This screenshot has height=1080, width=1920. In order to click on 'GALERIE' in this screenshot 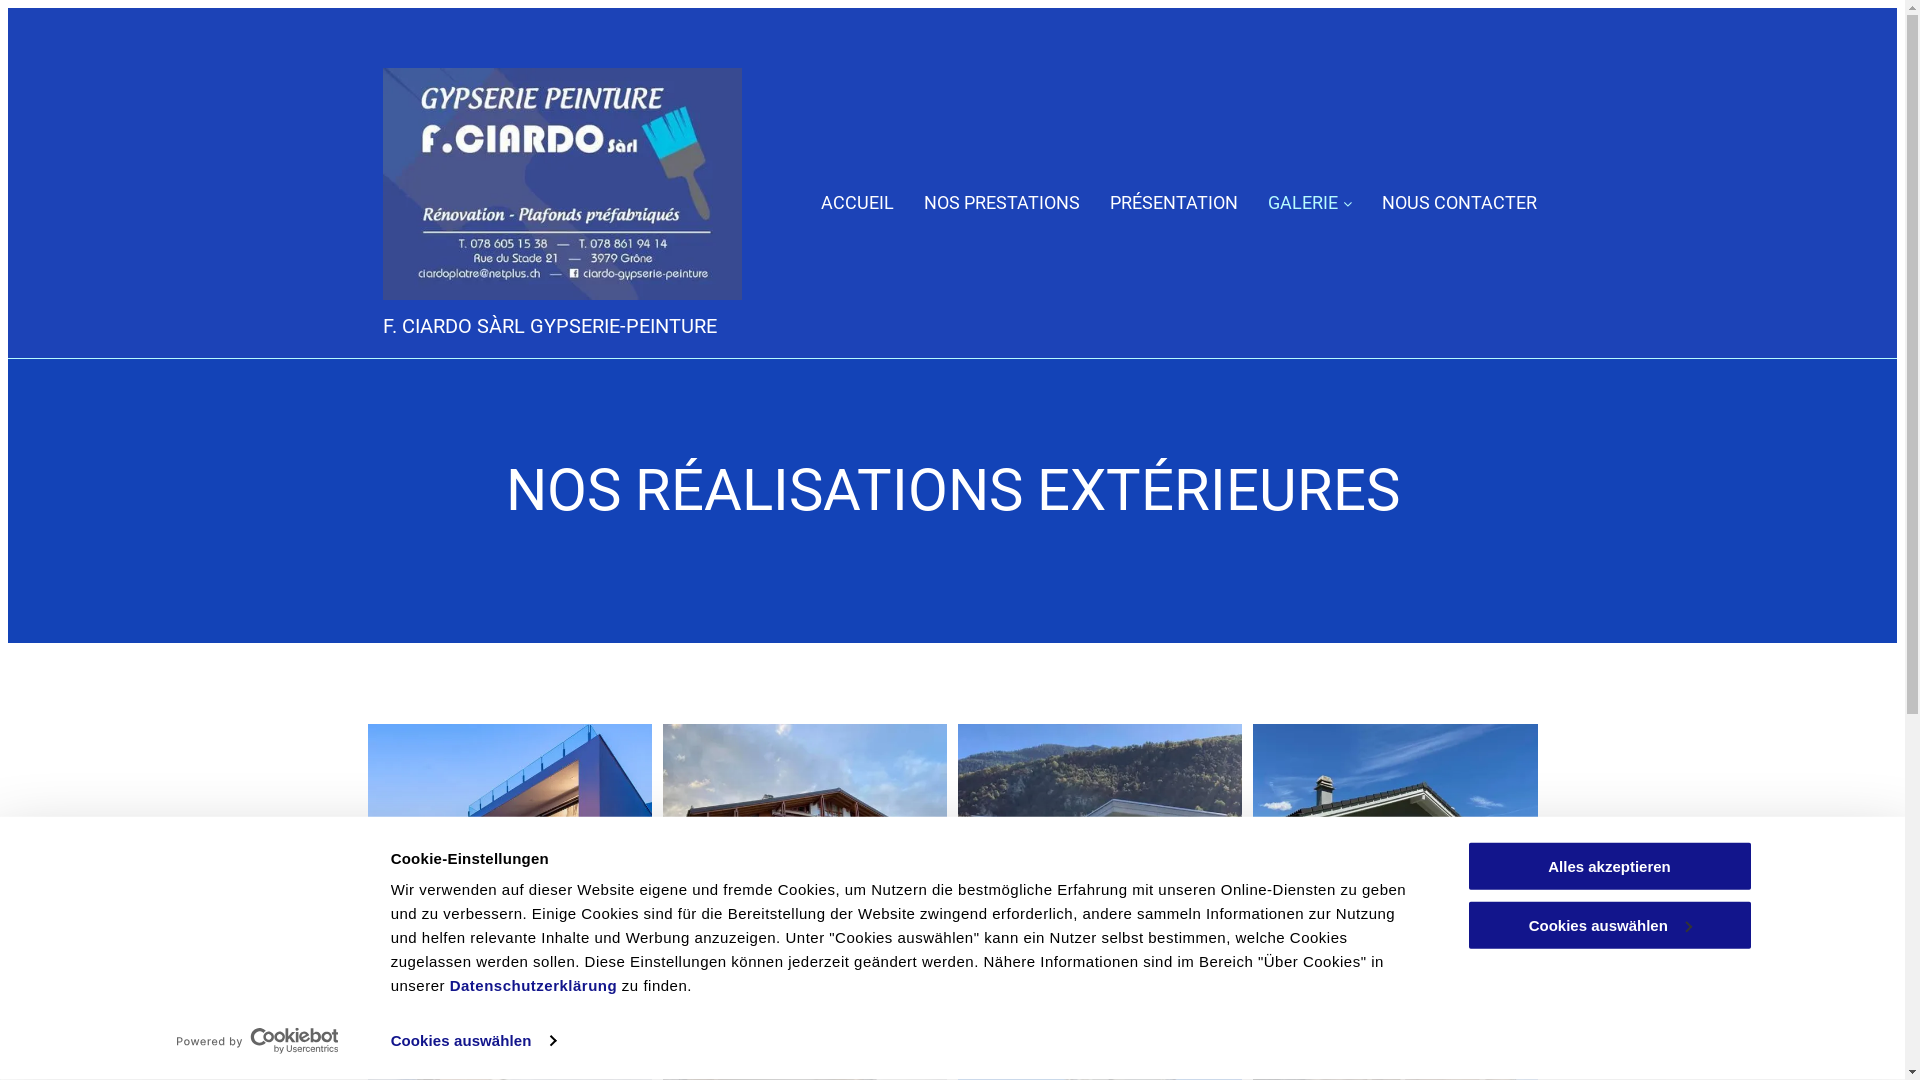, I will do `click(1310, 203)`.